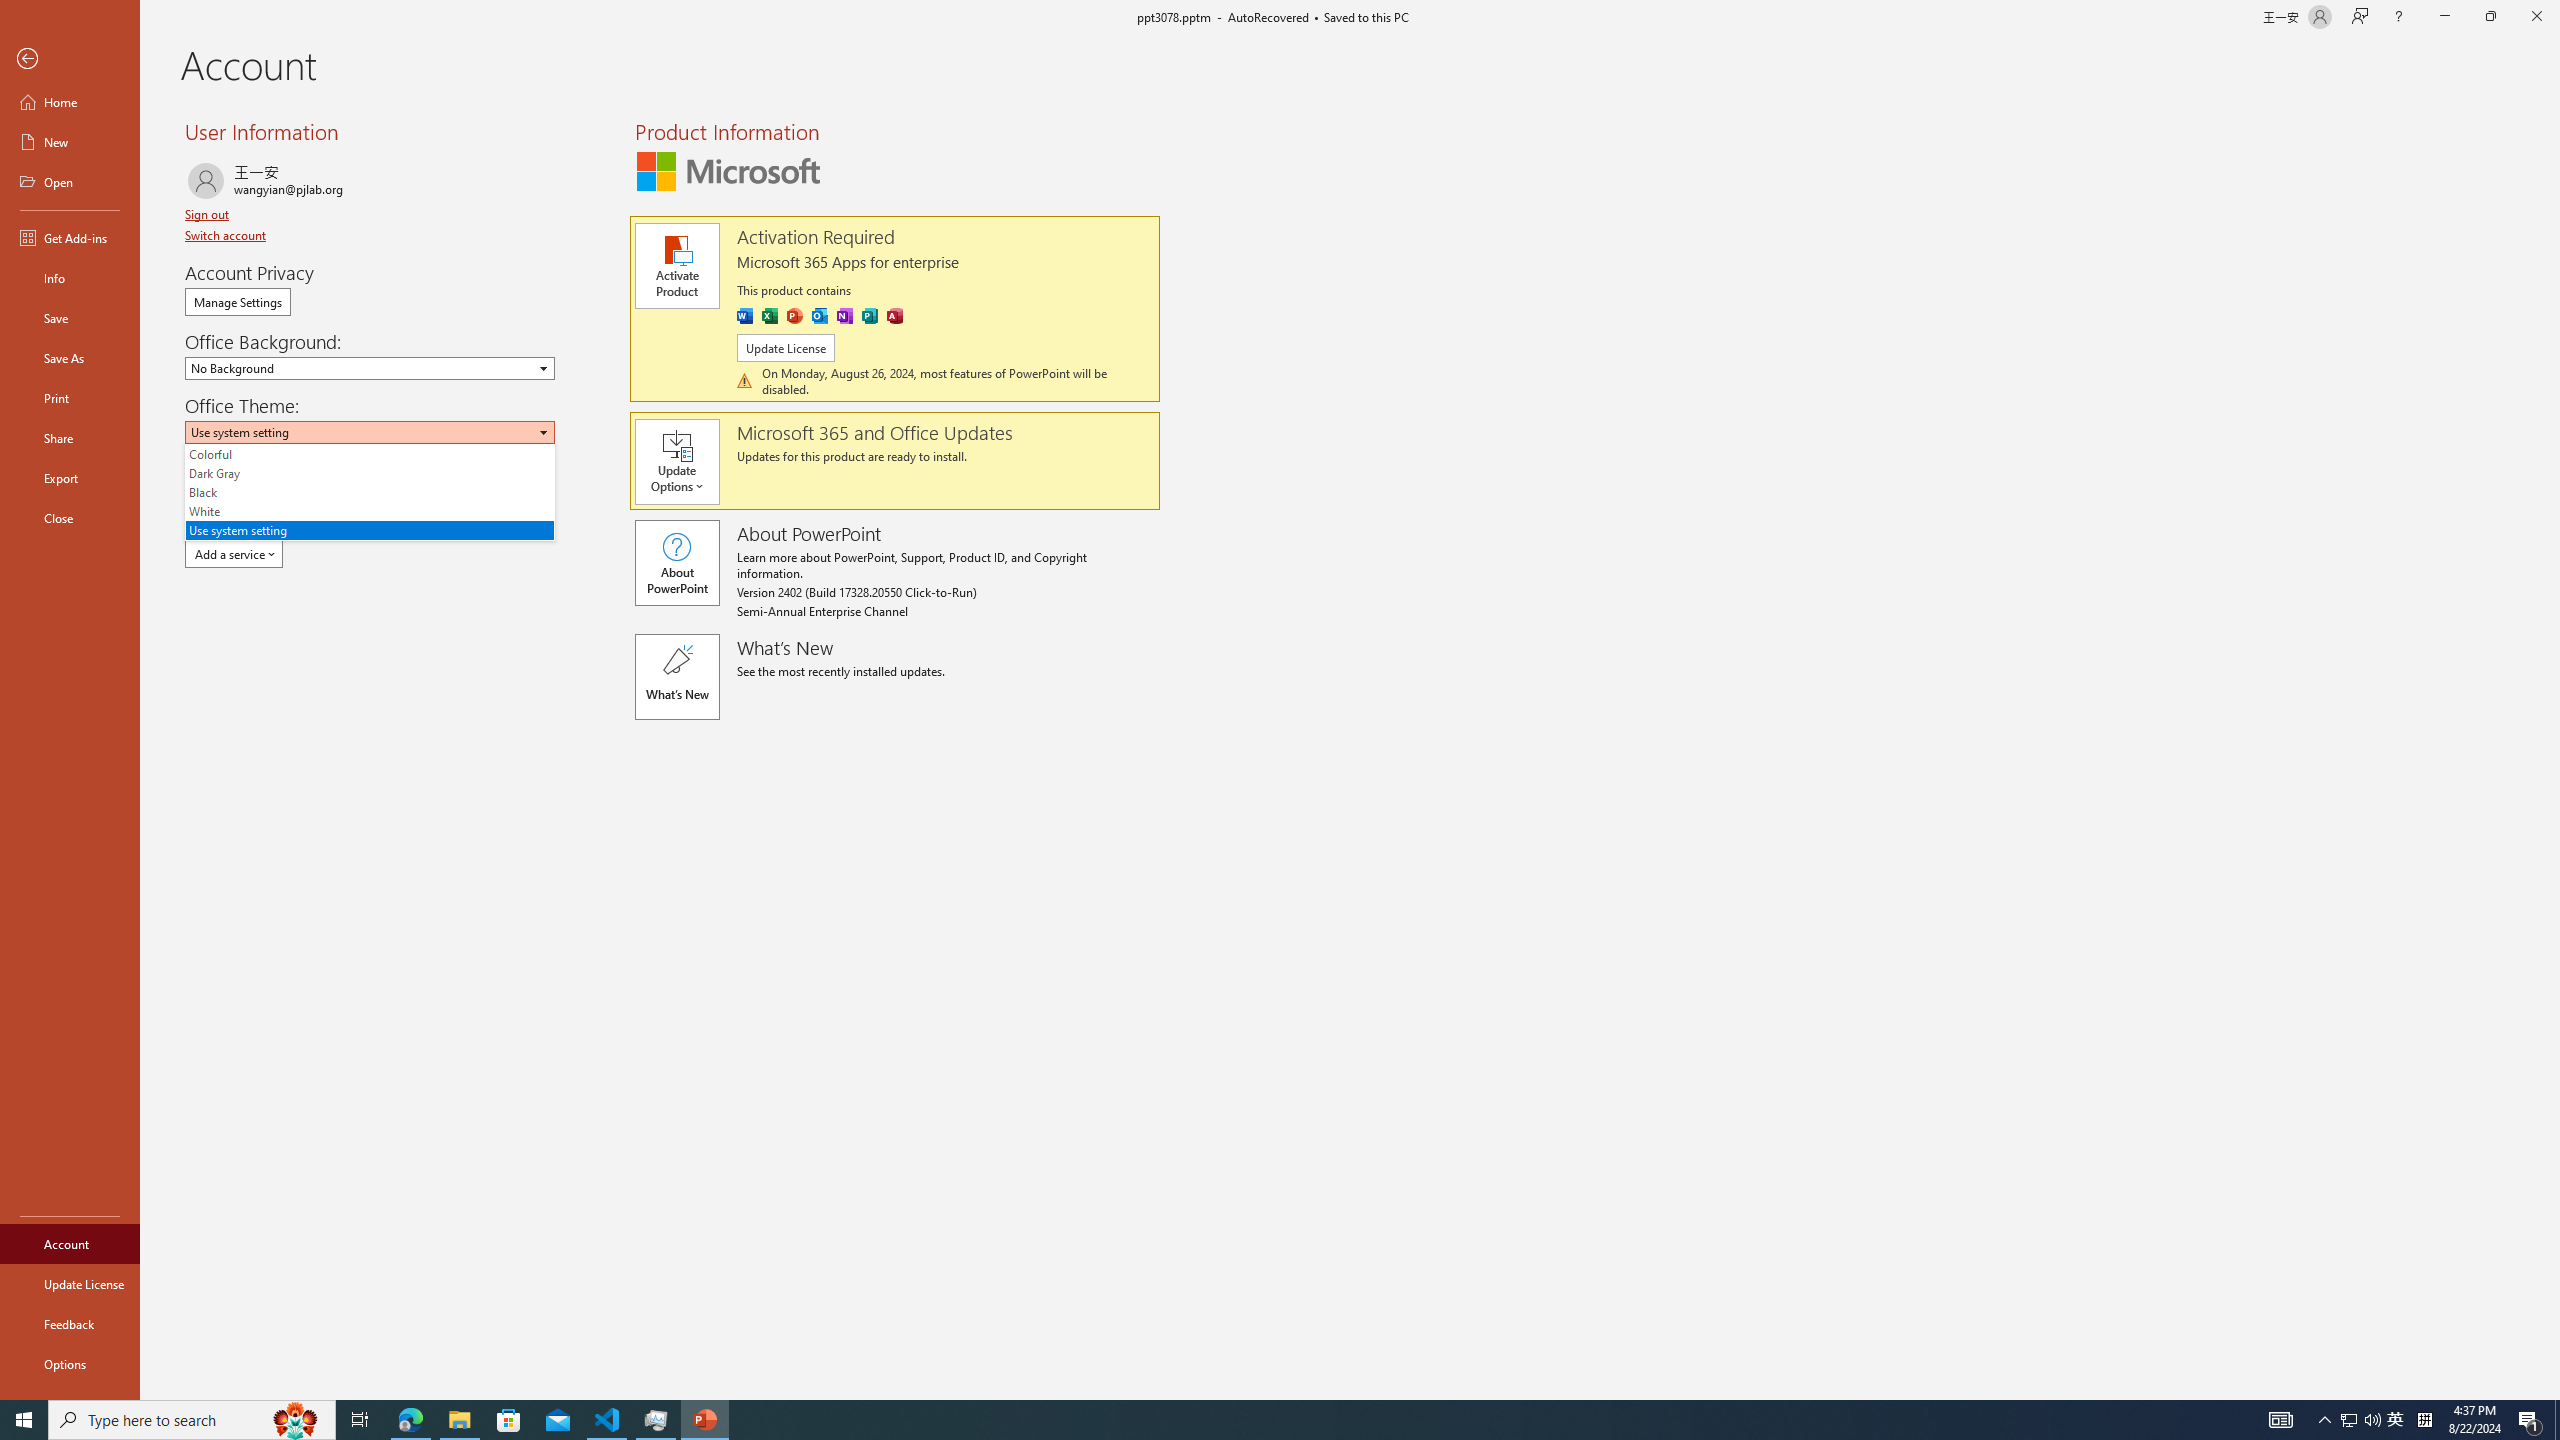 This screenshot has width=2560, height=1440. I want to click on 'Word', so click(743, 315).